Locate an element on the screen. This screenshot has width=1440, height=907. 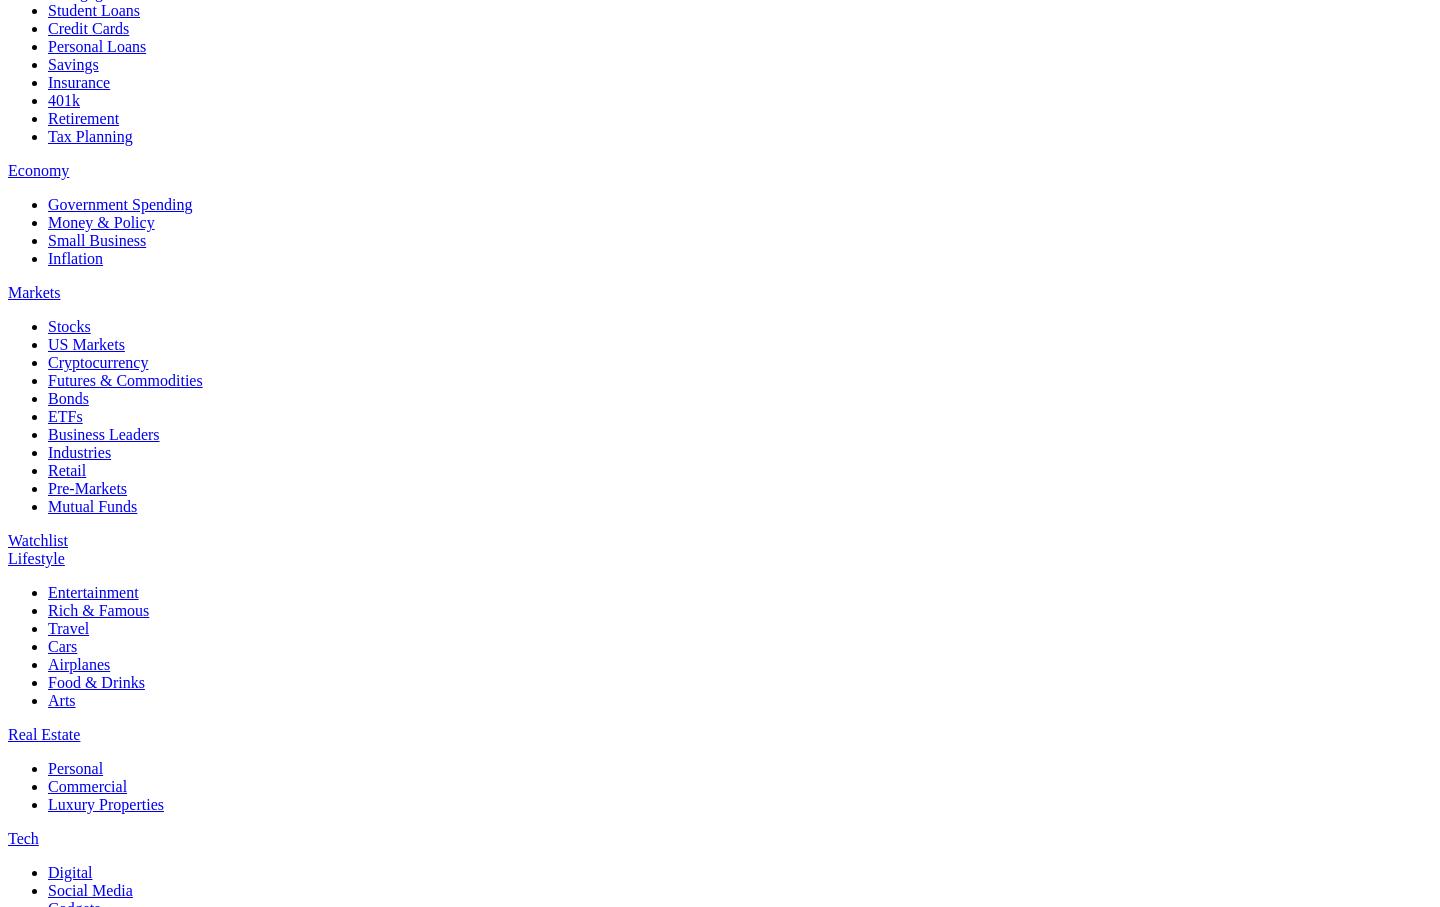
'Food & Drinks' is located at coordinates (96, 680).